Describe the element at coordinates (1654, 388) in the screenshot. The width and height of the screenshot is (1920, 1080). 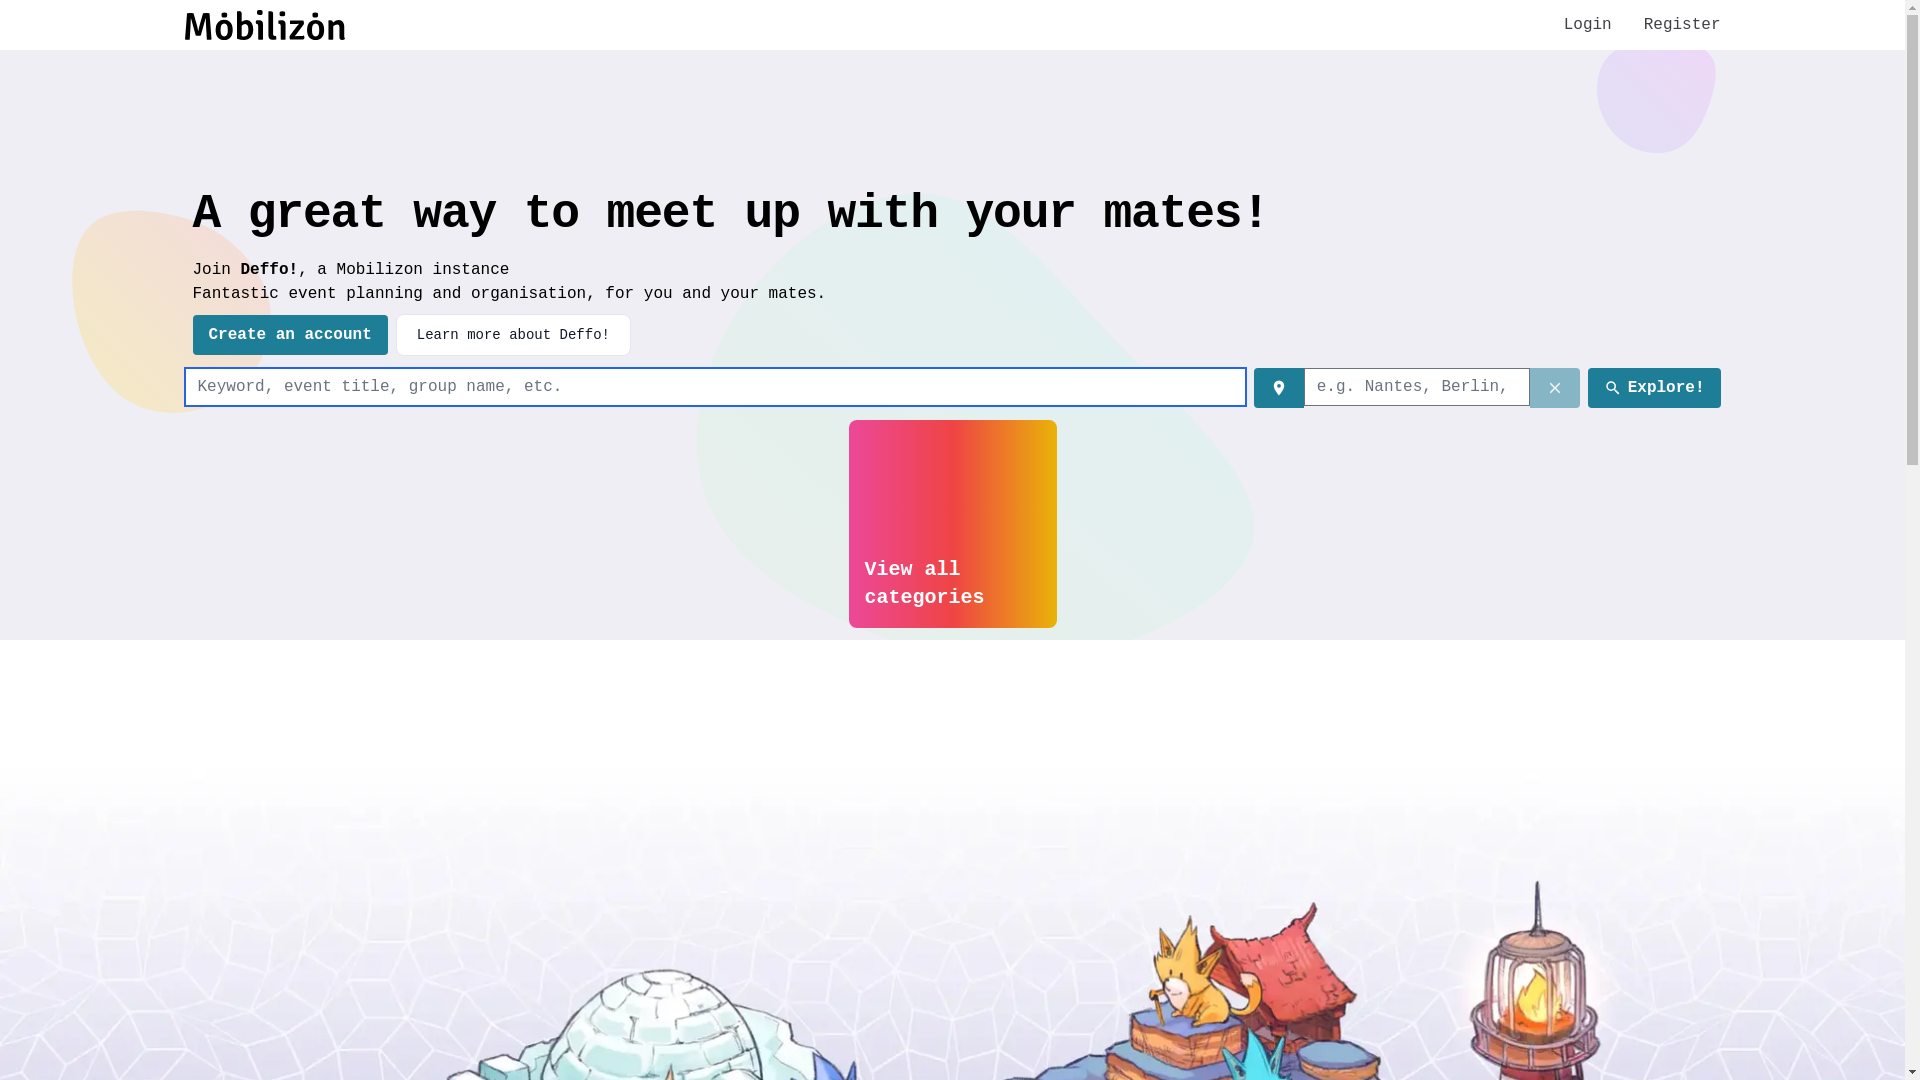
I see `'Explore!'` at that location.